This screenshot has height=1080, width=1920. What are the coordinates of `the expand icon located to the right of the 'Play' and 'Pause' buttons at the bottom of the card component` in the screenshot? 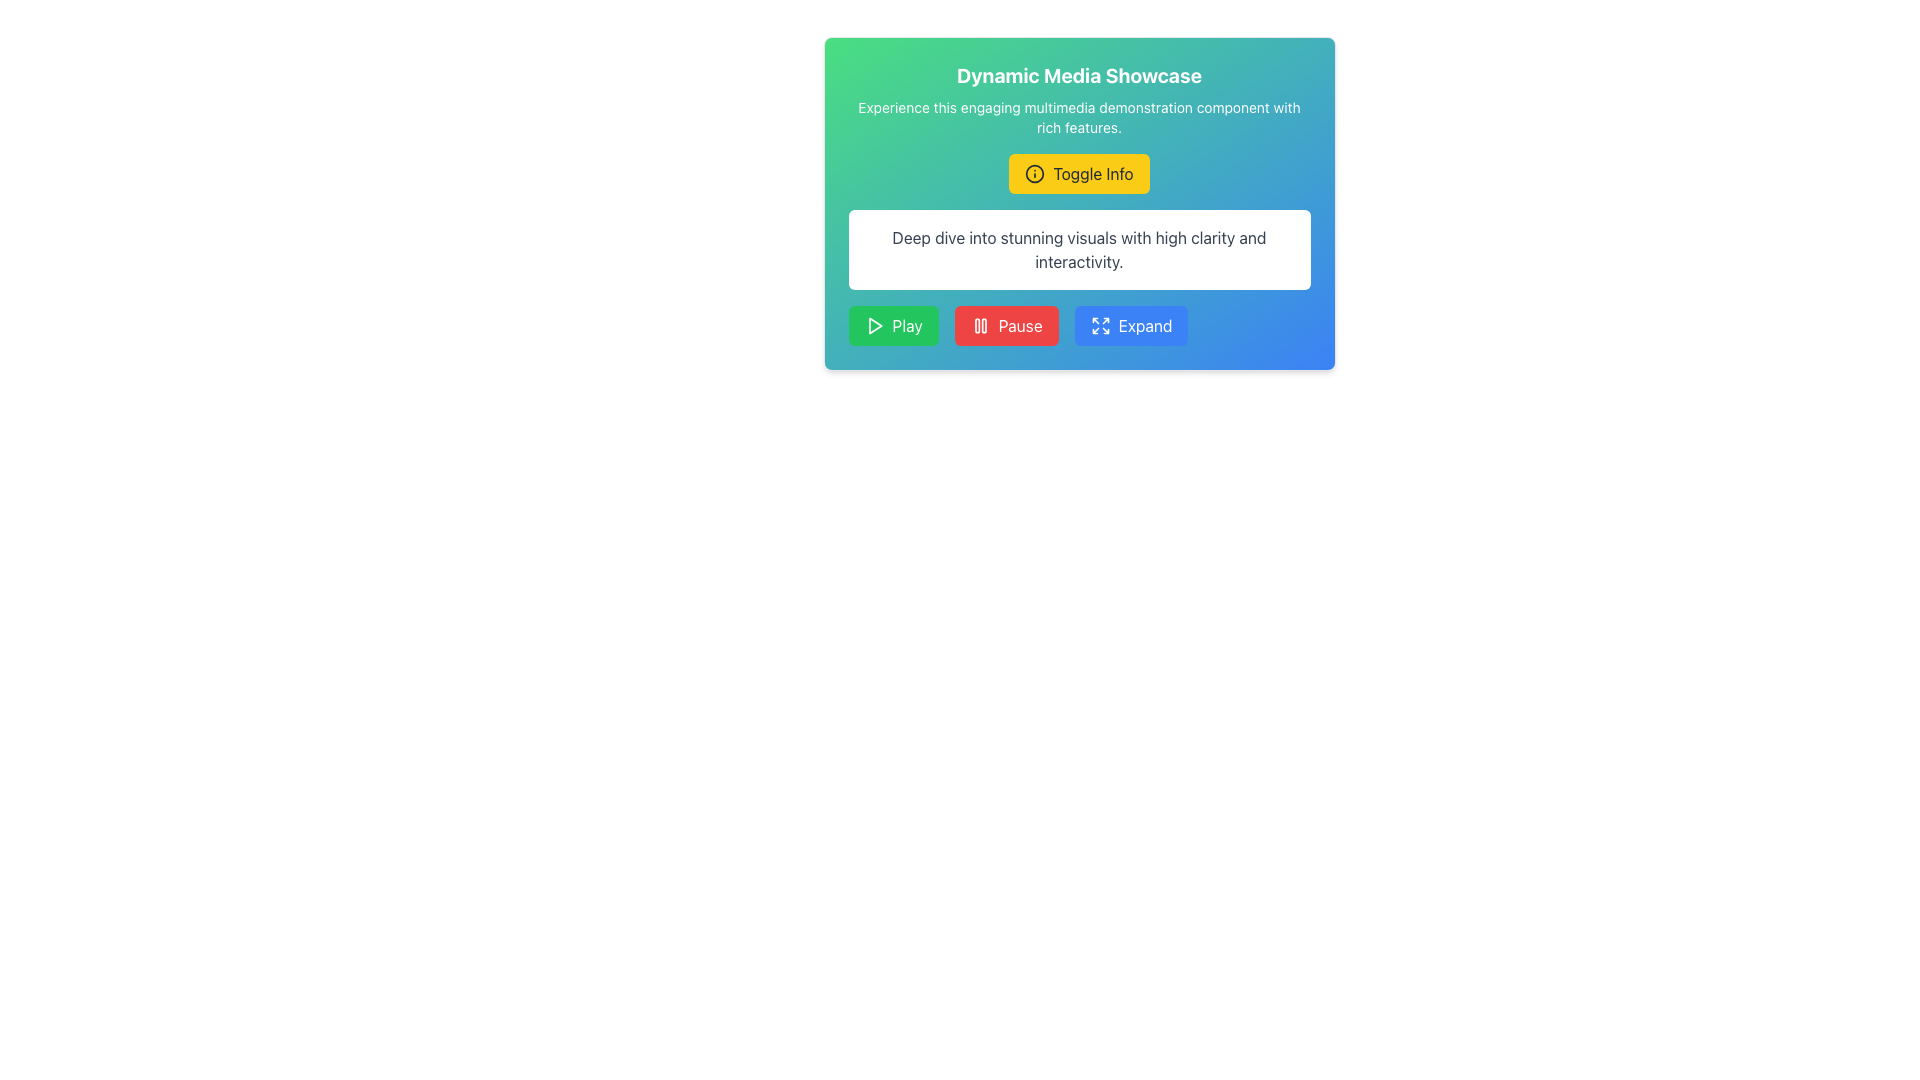 It's located at (1099, 325).